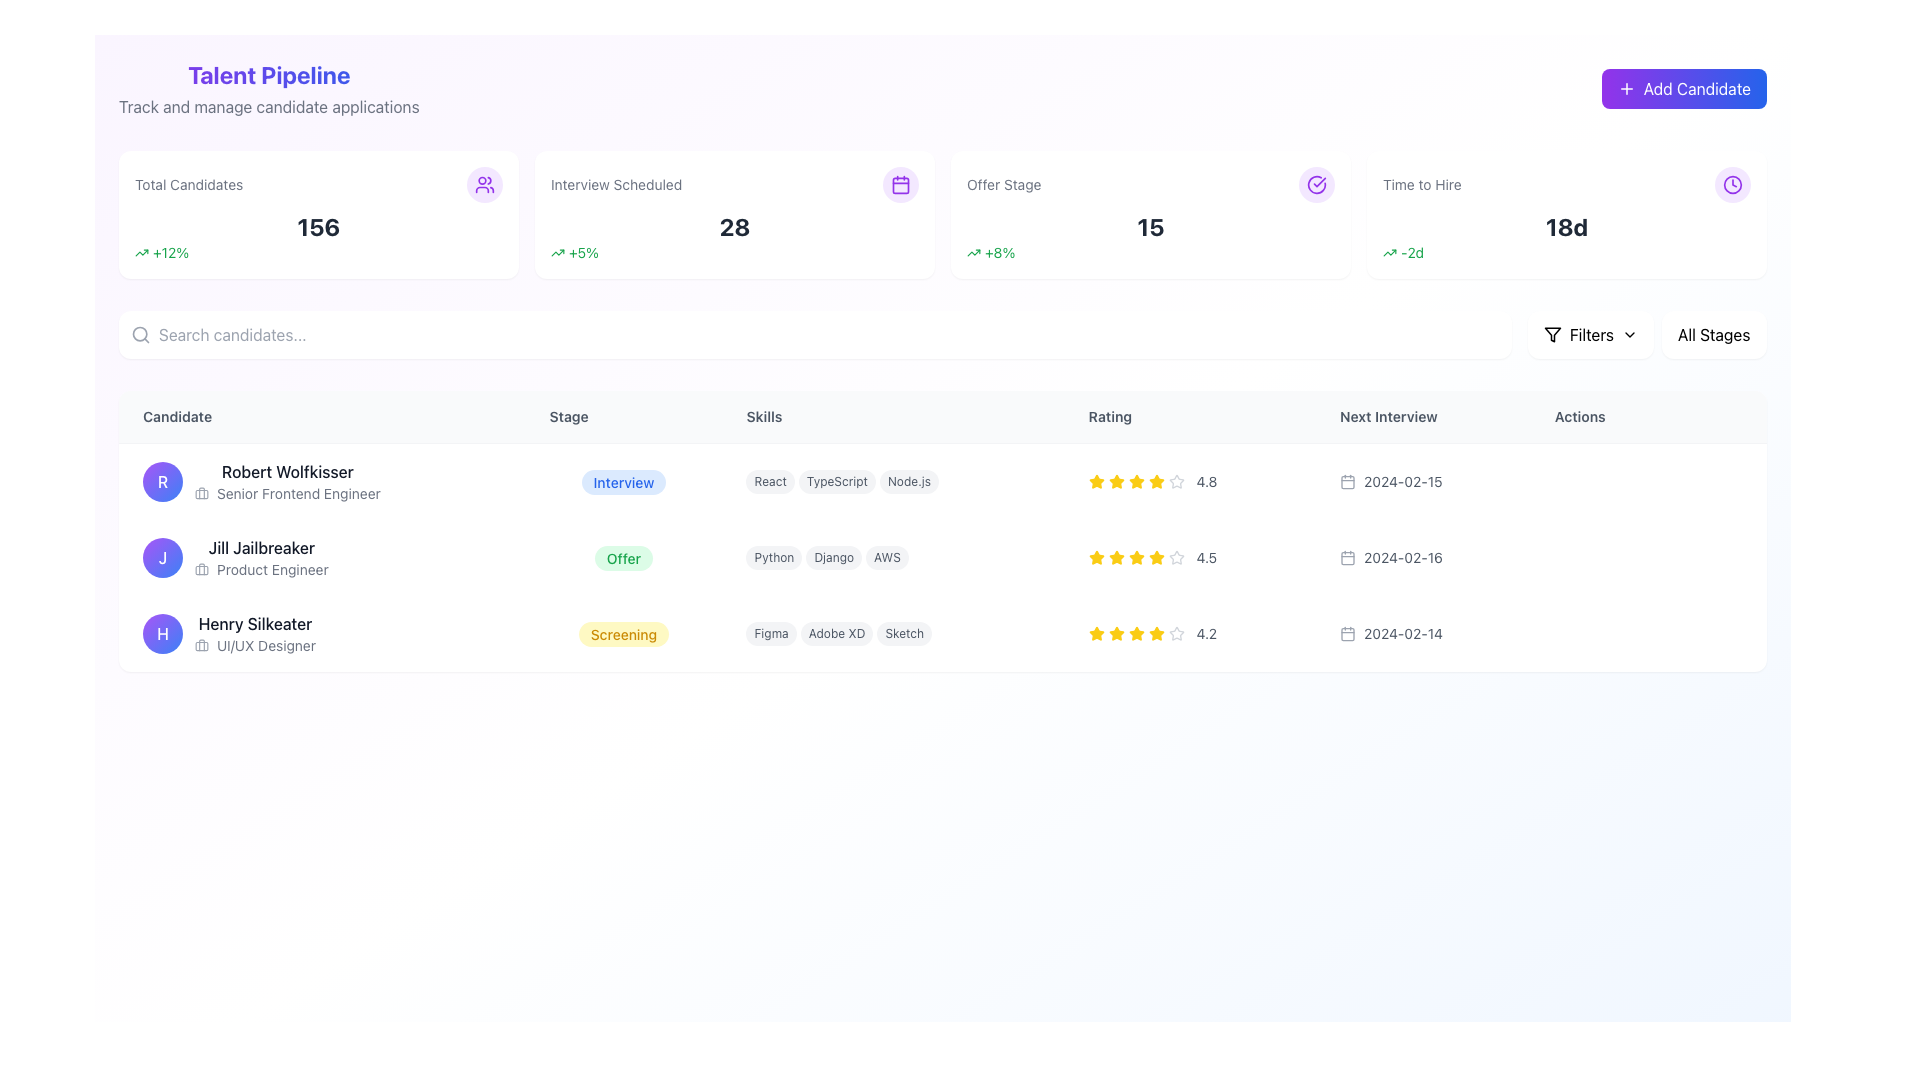 The image size is (1920, 1080). I want to click on the candidate's name in the Profile summary entry located in the third row under the 'Candidate' column, so click(322, 633).